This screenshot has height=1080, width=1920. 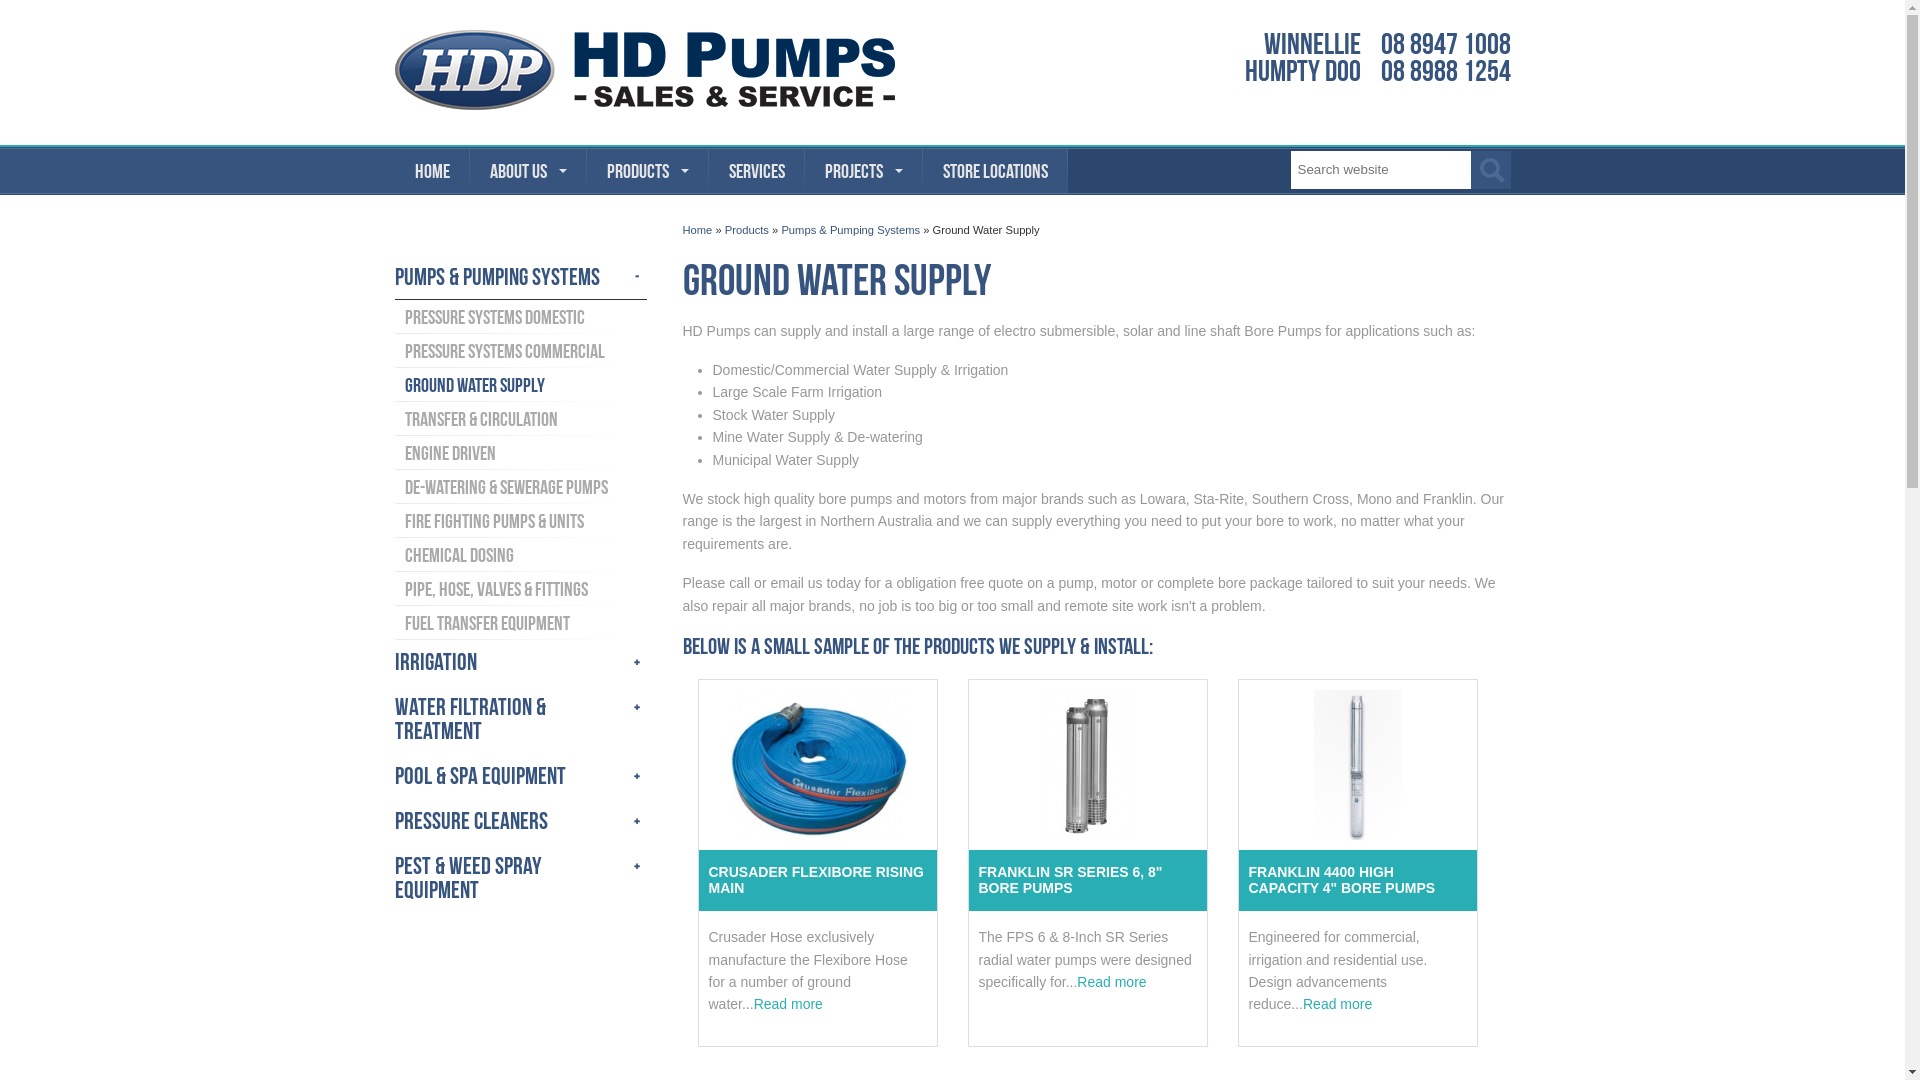 What do you see at coordinates (519, 418) in the screenshot?
I see `'TRANSFER & CIRCULATION'` at bounding box center [519, 418].